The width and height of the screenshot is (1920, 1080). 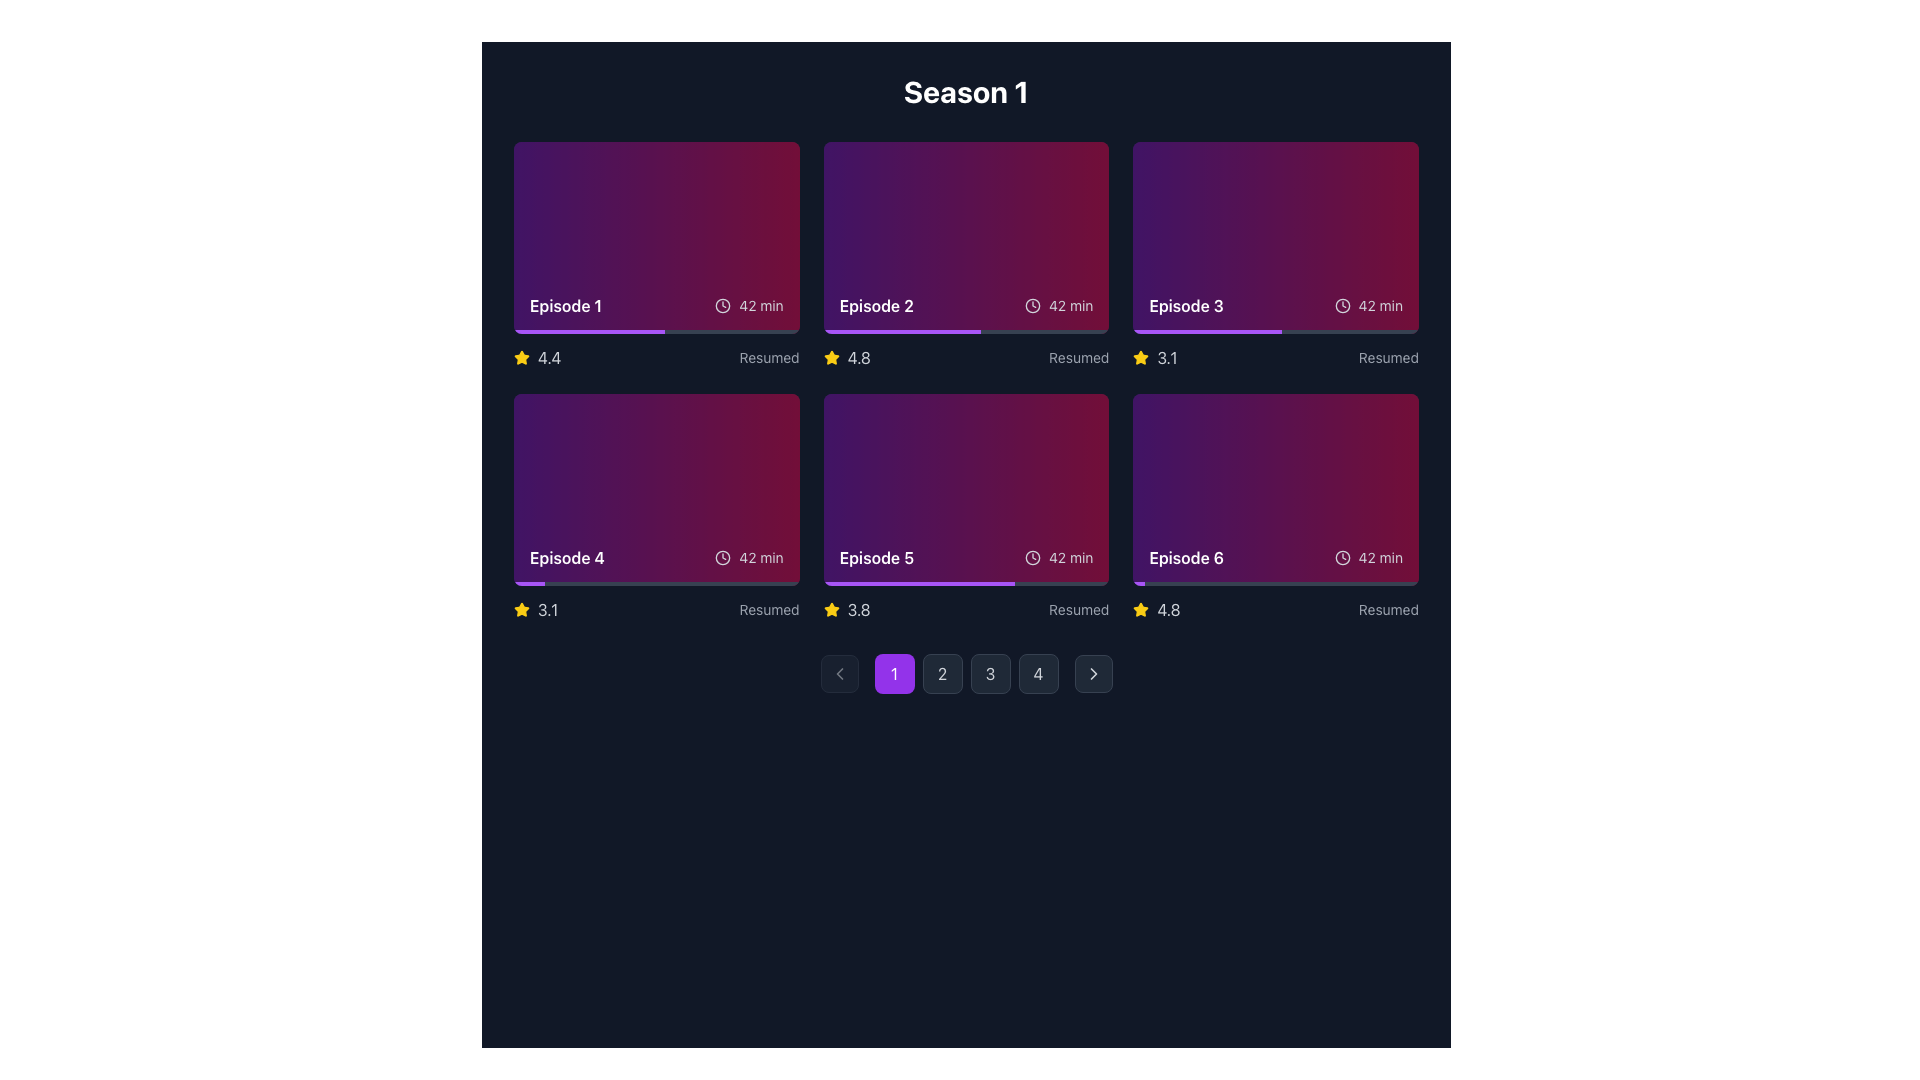 What do you see at coordinates (522, 357) in the screenshot?
I see `the yellow star icon located next to the numeric rating text '4.4' under 'Episode 1'` at bounding box center [522, 357].